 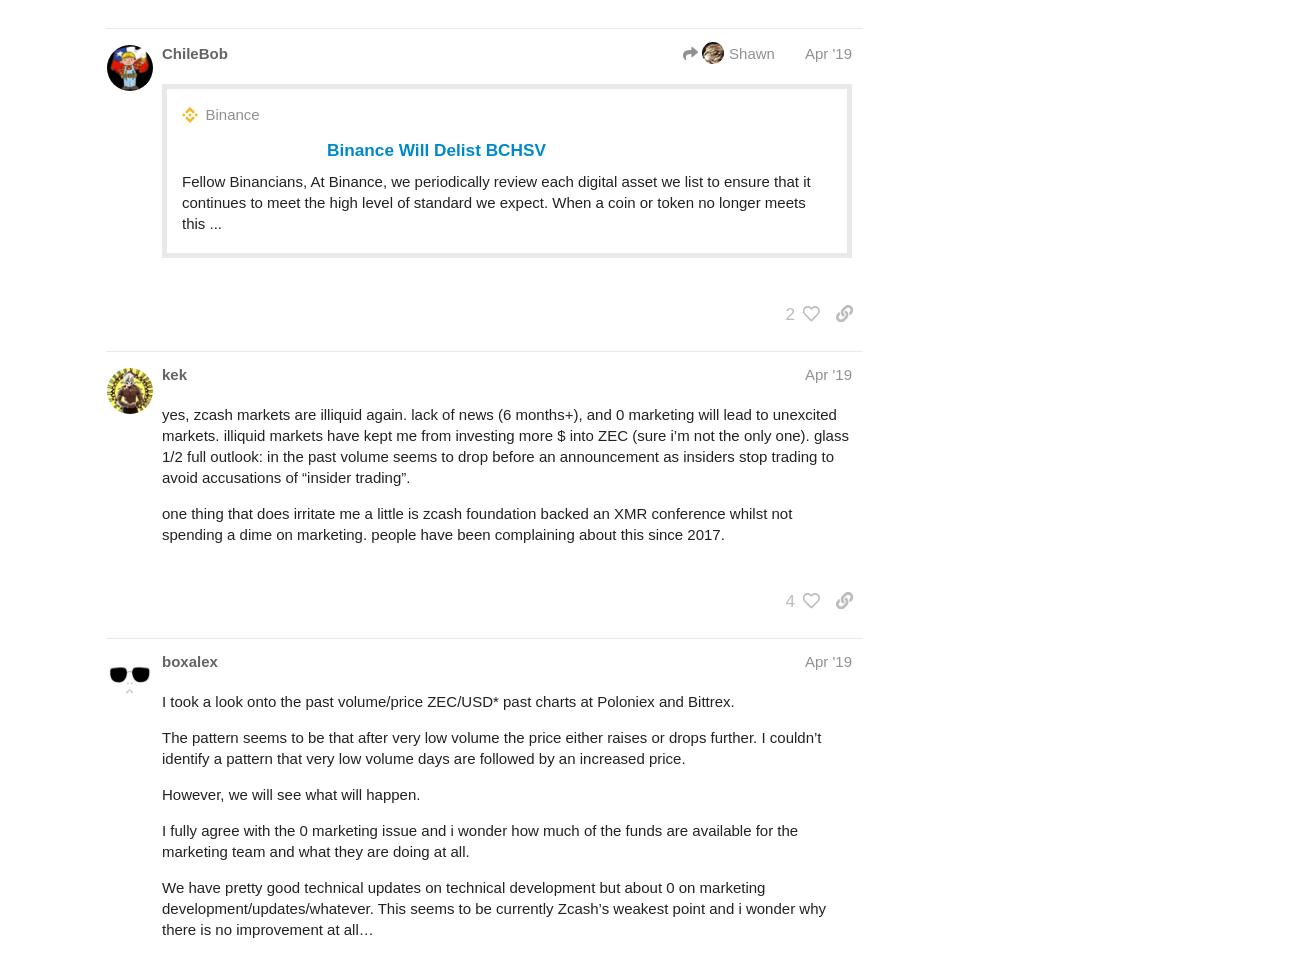 What do you see at coordinates (789, 600) in the screenshot?
I see `'4'` at bounding box center [789, 600].